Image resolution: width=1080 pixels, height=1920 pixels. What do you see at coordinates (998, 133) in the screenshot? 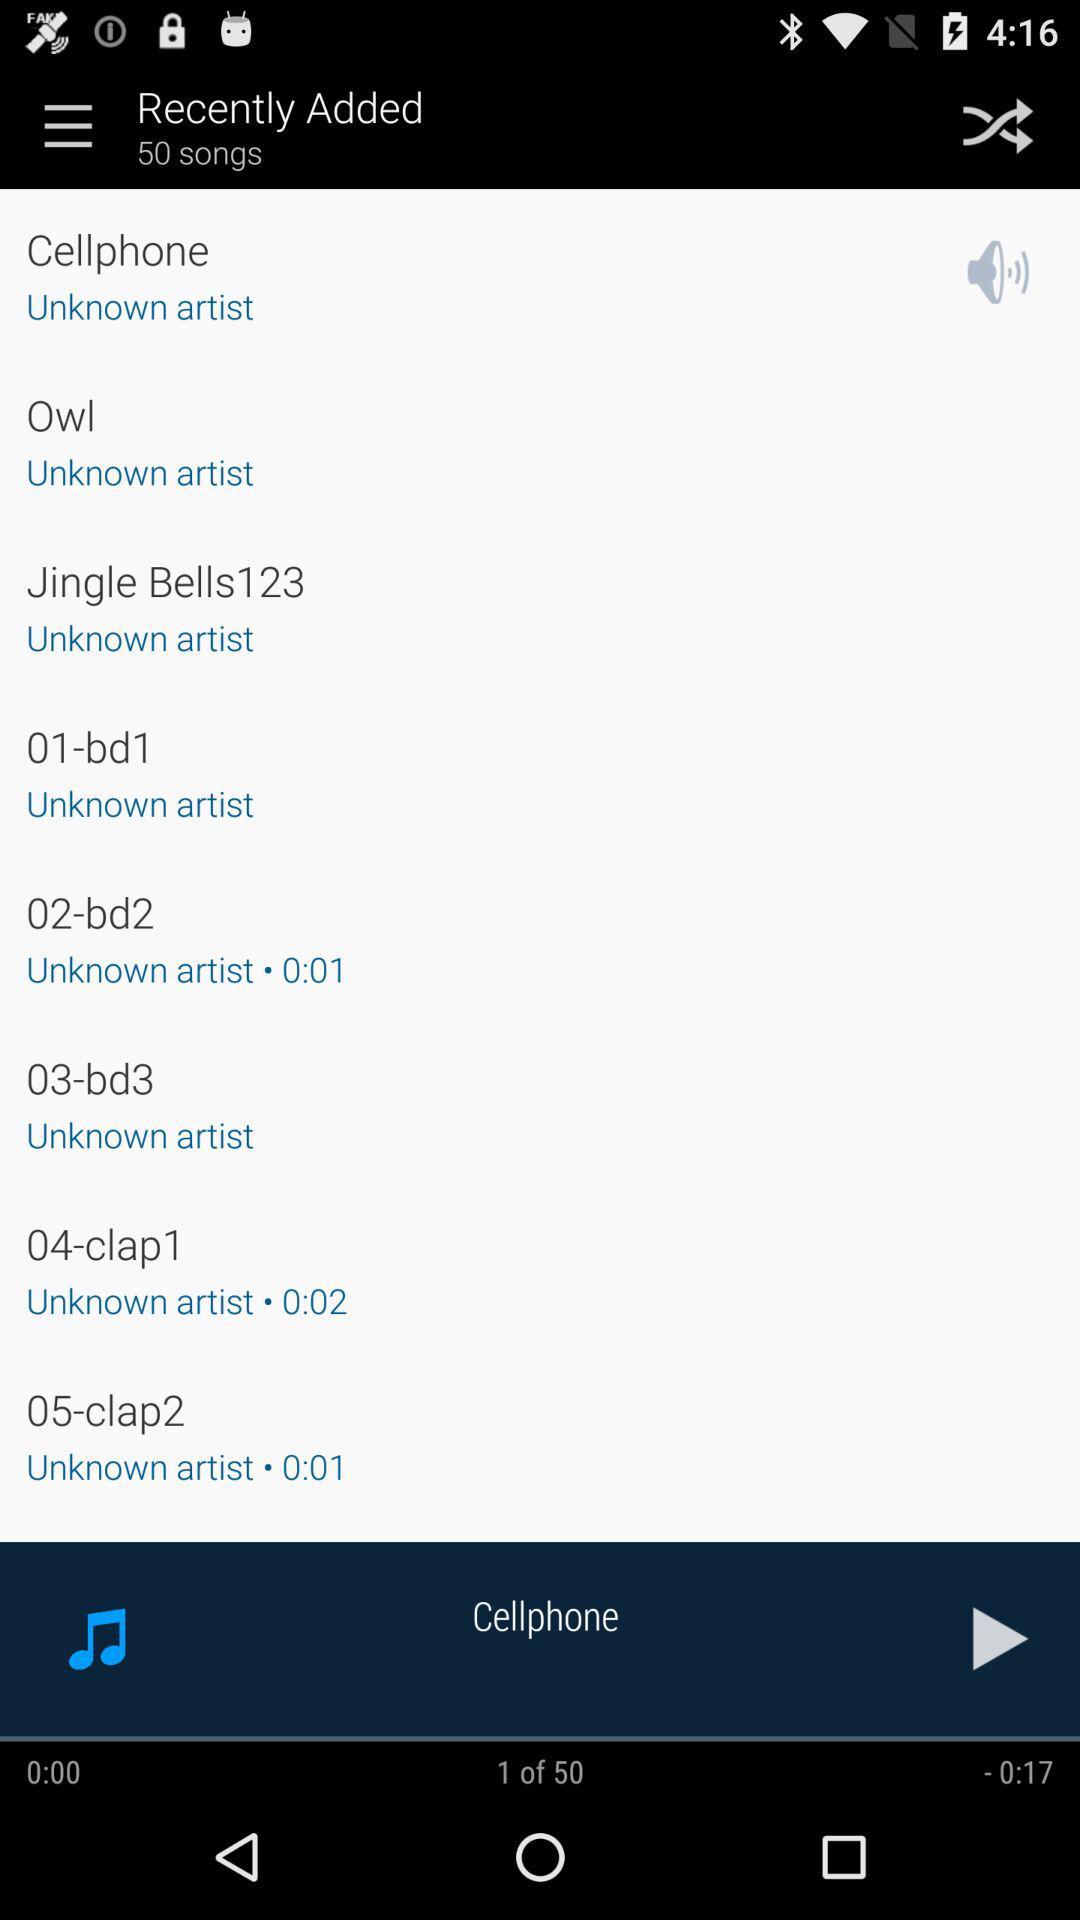
I see `the close icon` at bounding box center [998, 133].